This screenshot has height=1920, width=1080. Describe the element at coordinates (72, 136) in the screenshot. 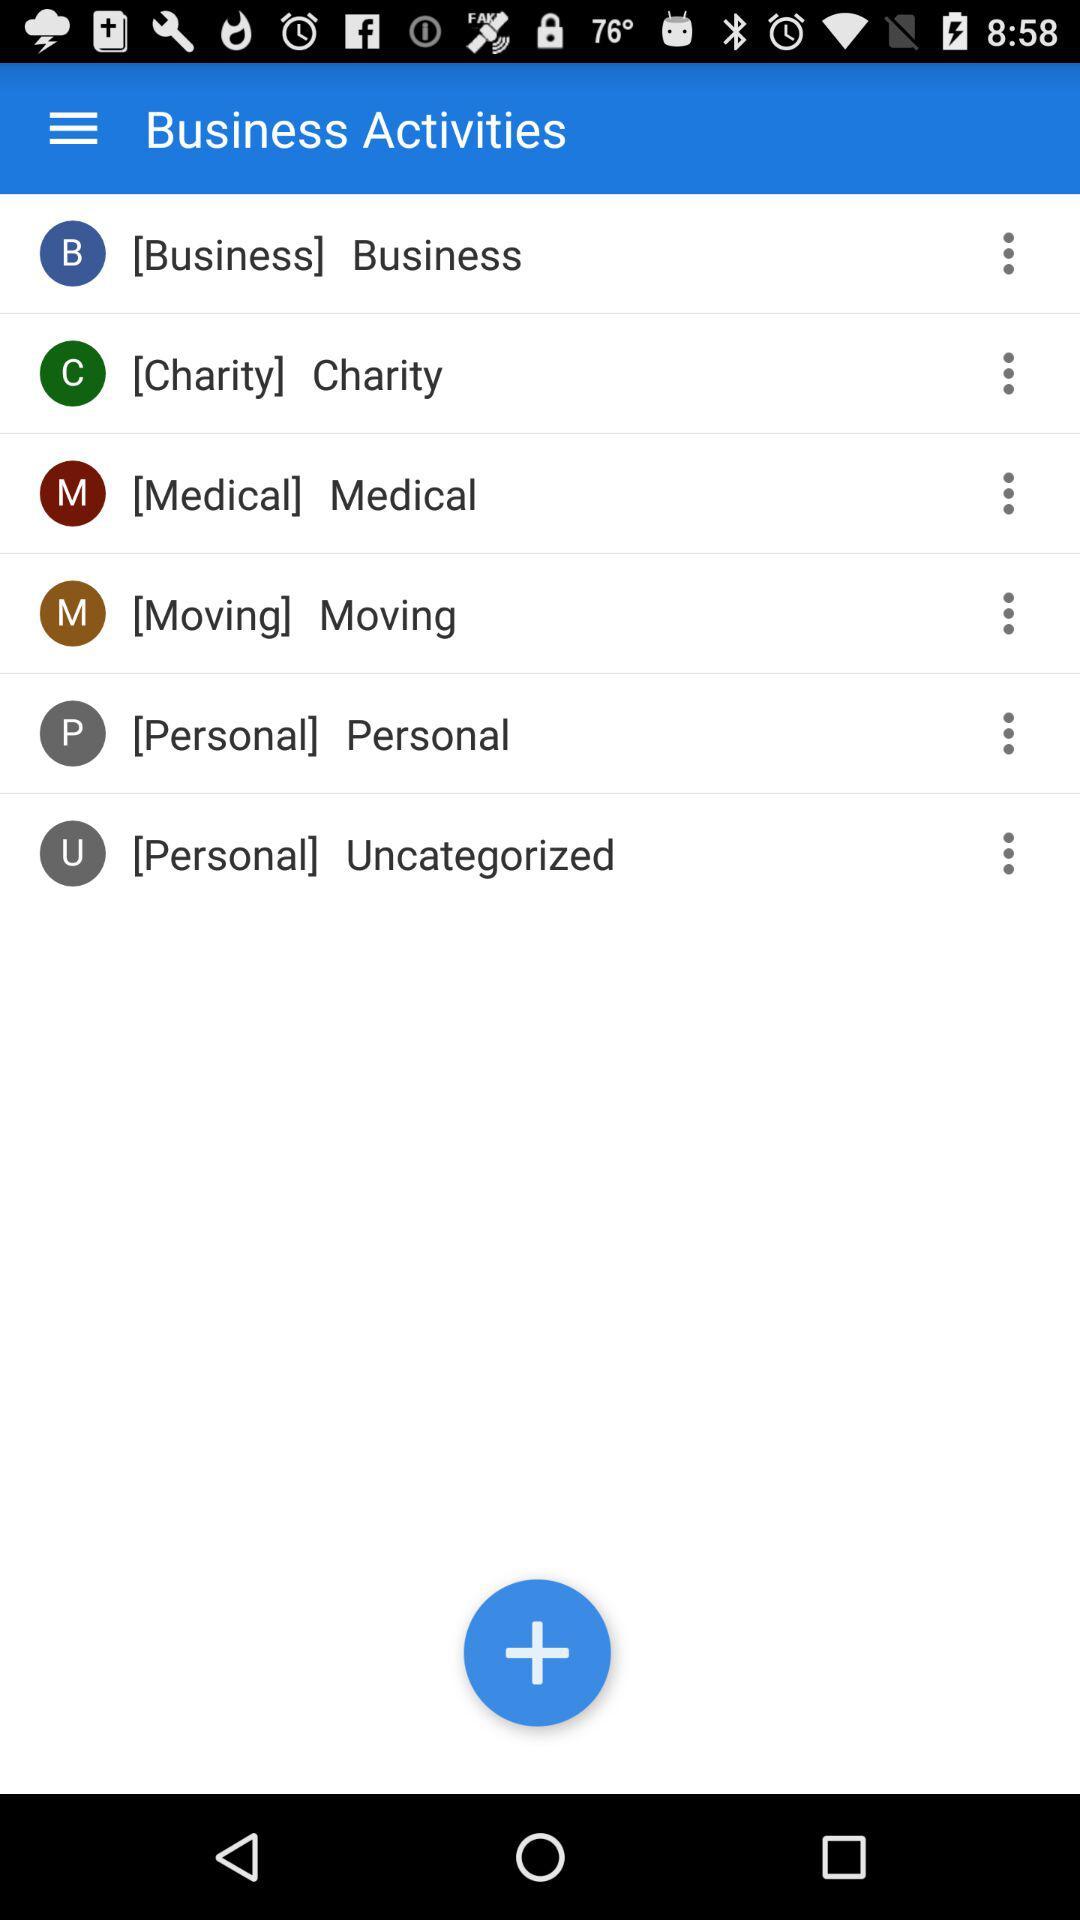

I see `the menu icon` at that location.